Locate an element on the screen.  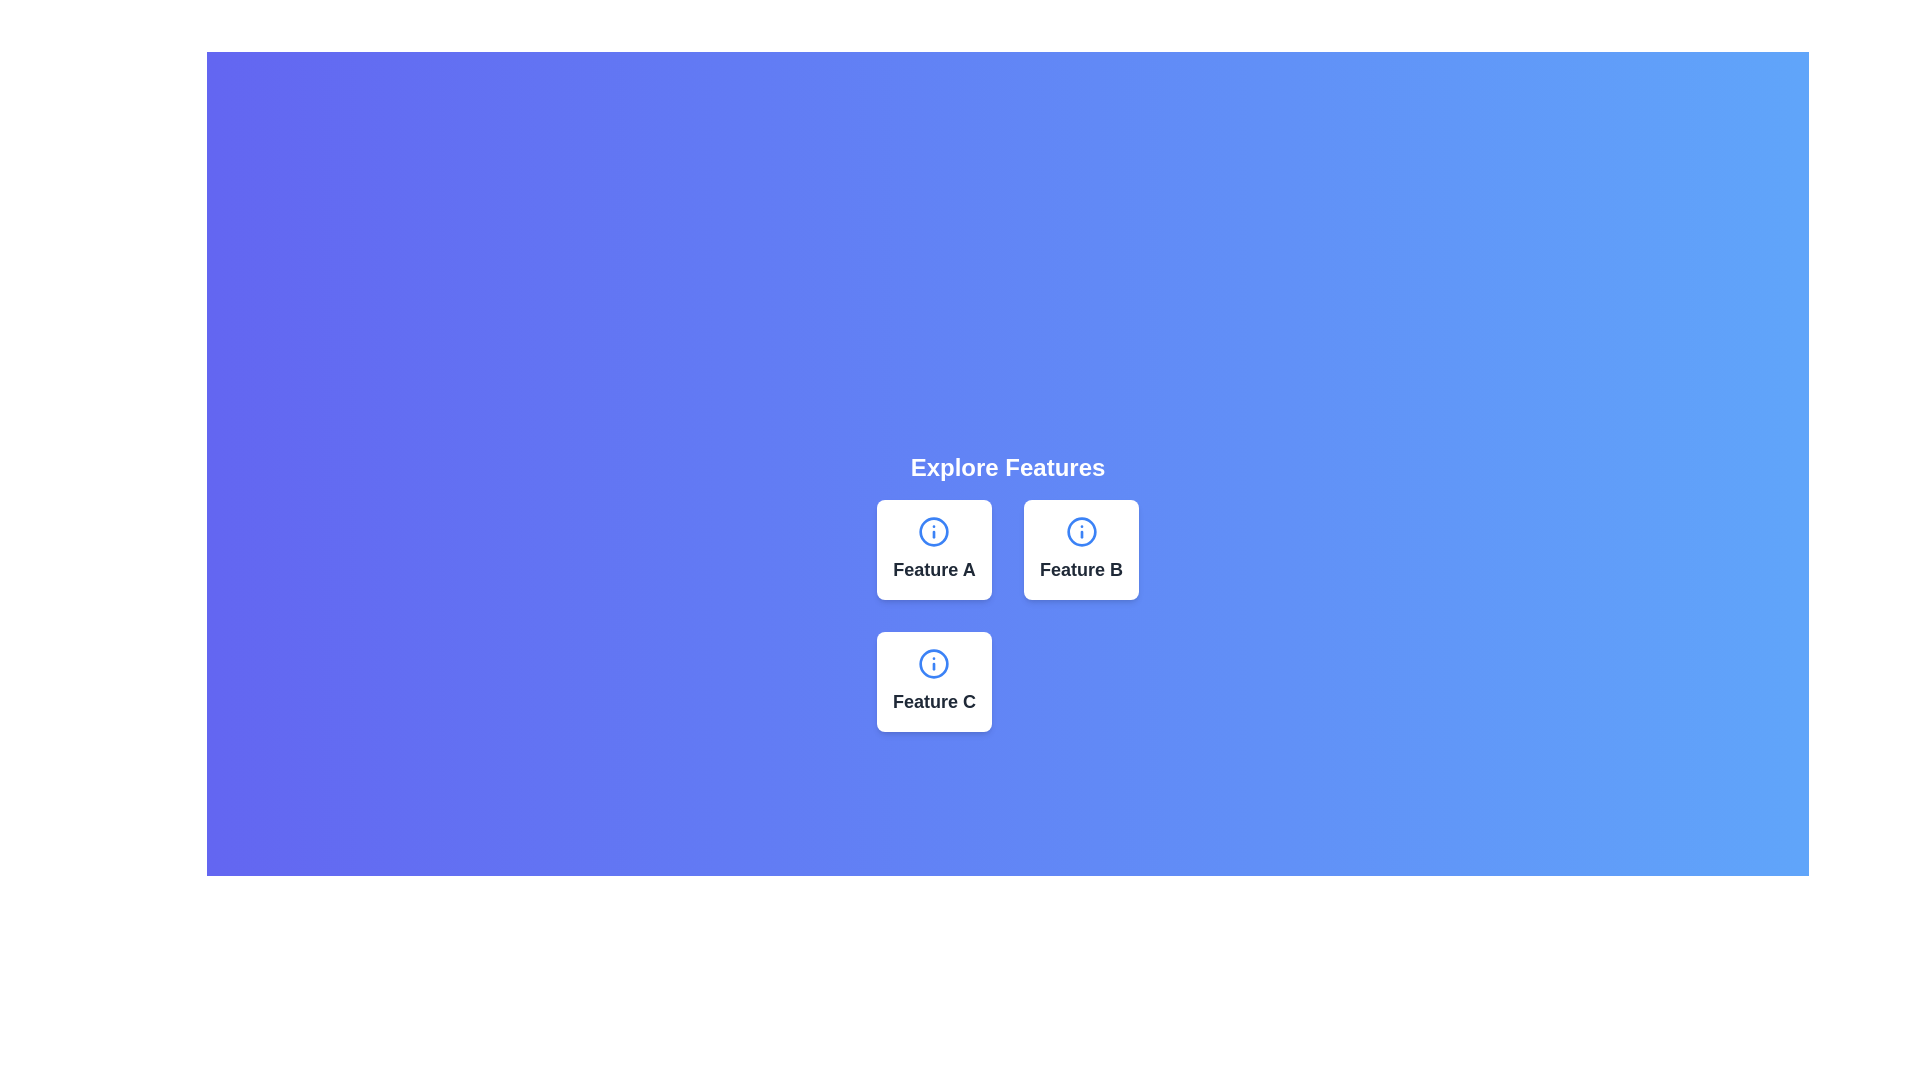
the third card in the 'Explore Features' grid, which represents 'Feature C' is located at coordinates (933, 681).